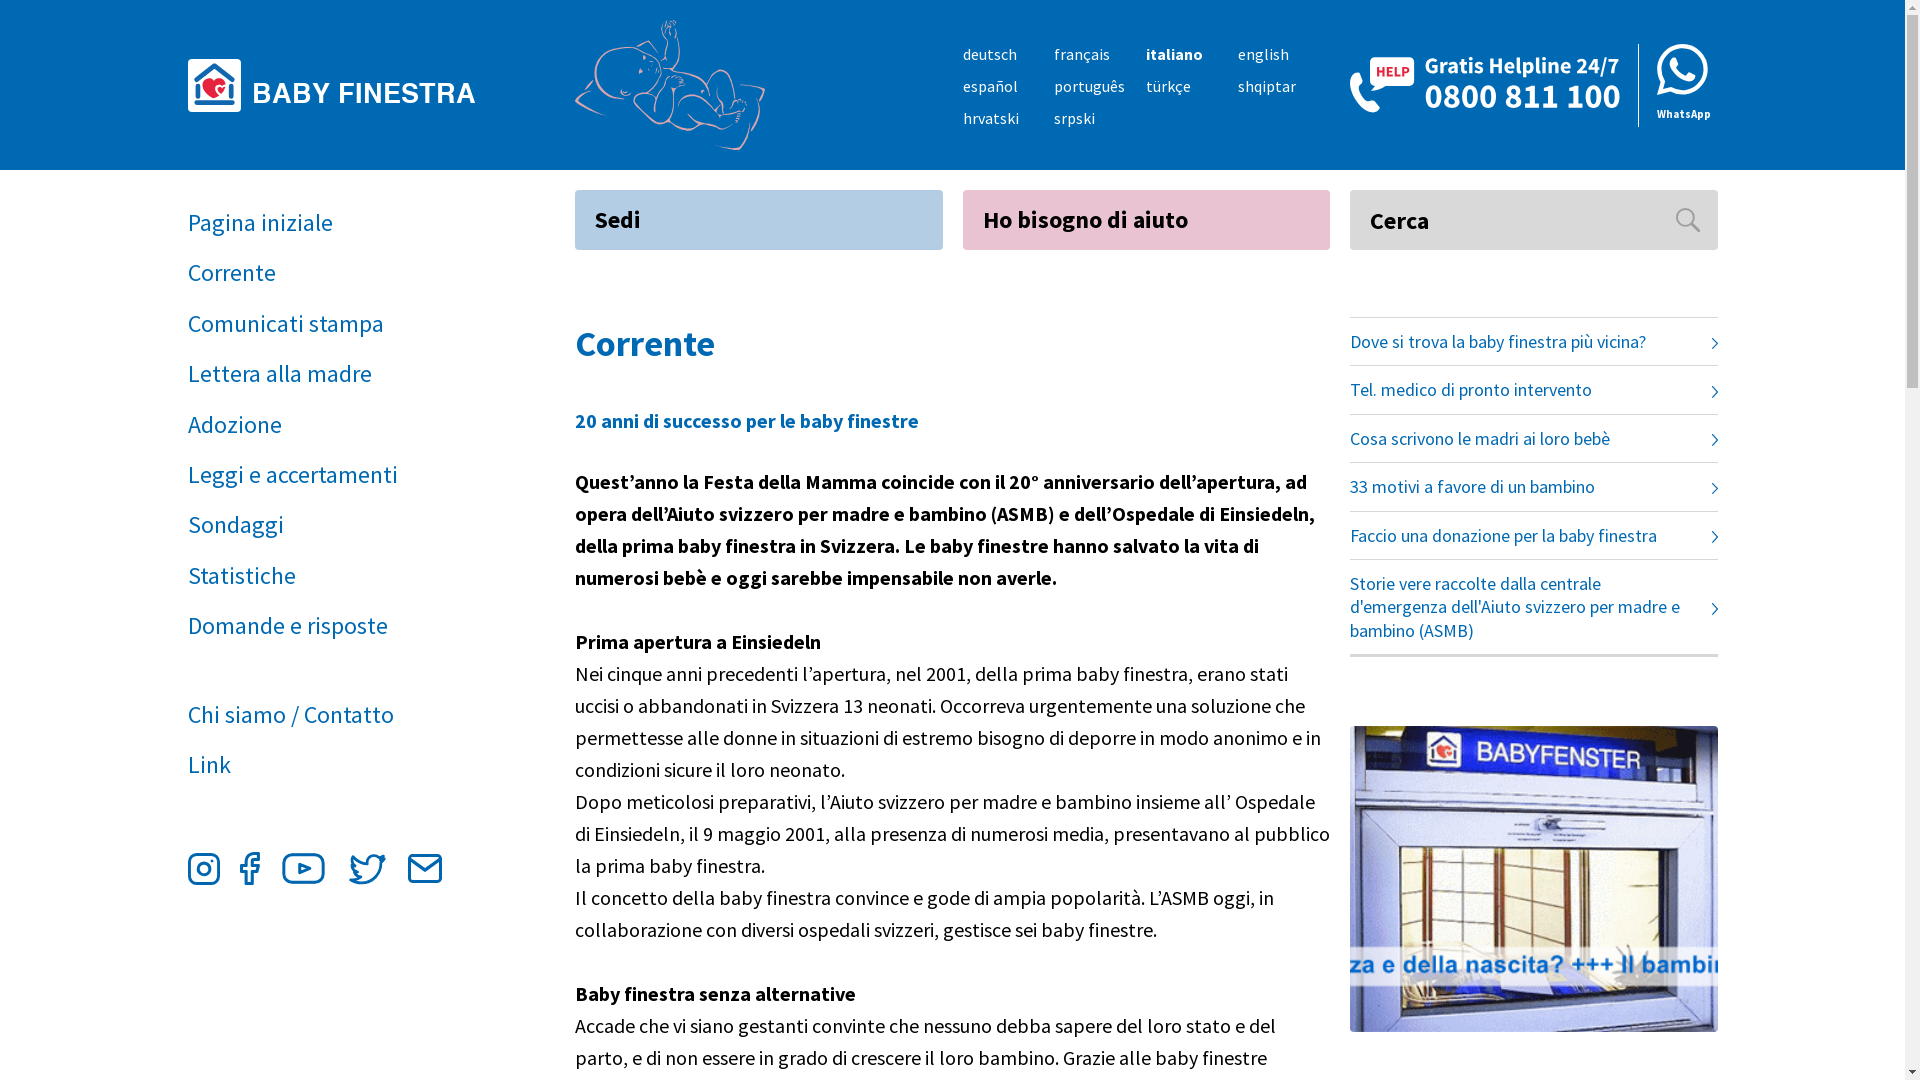  I want to click on 'Statistiche', so click(335, 575).